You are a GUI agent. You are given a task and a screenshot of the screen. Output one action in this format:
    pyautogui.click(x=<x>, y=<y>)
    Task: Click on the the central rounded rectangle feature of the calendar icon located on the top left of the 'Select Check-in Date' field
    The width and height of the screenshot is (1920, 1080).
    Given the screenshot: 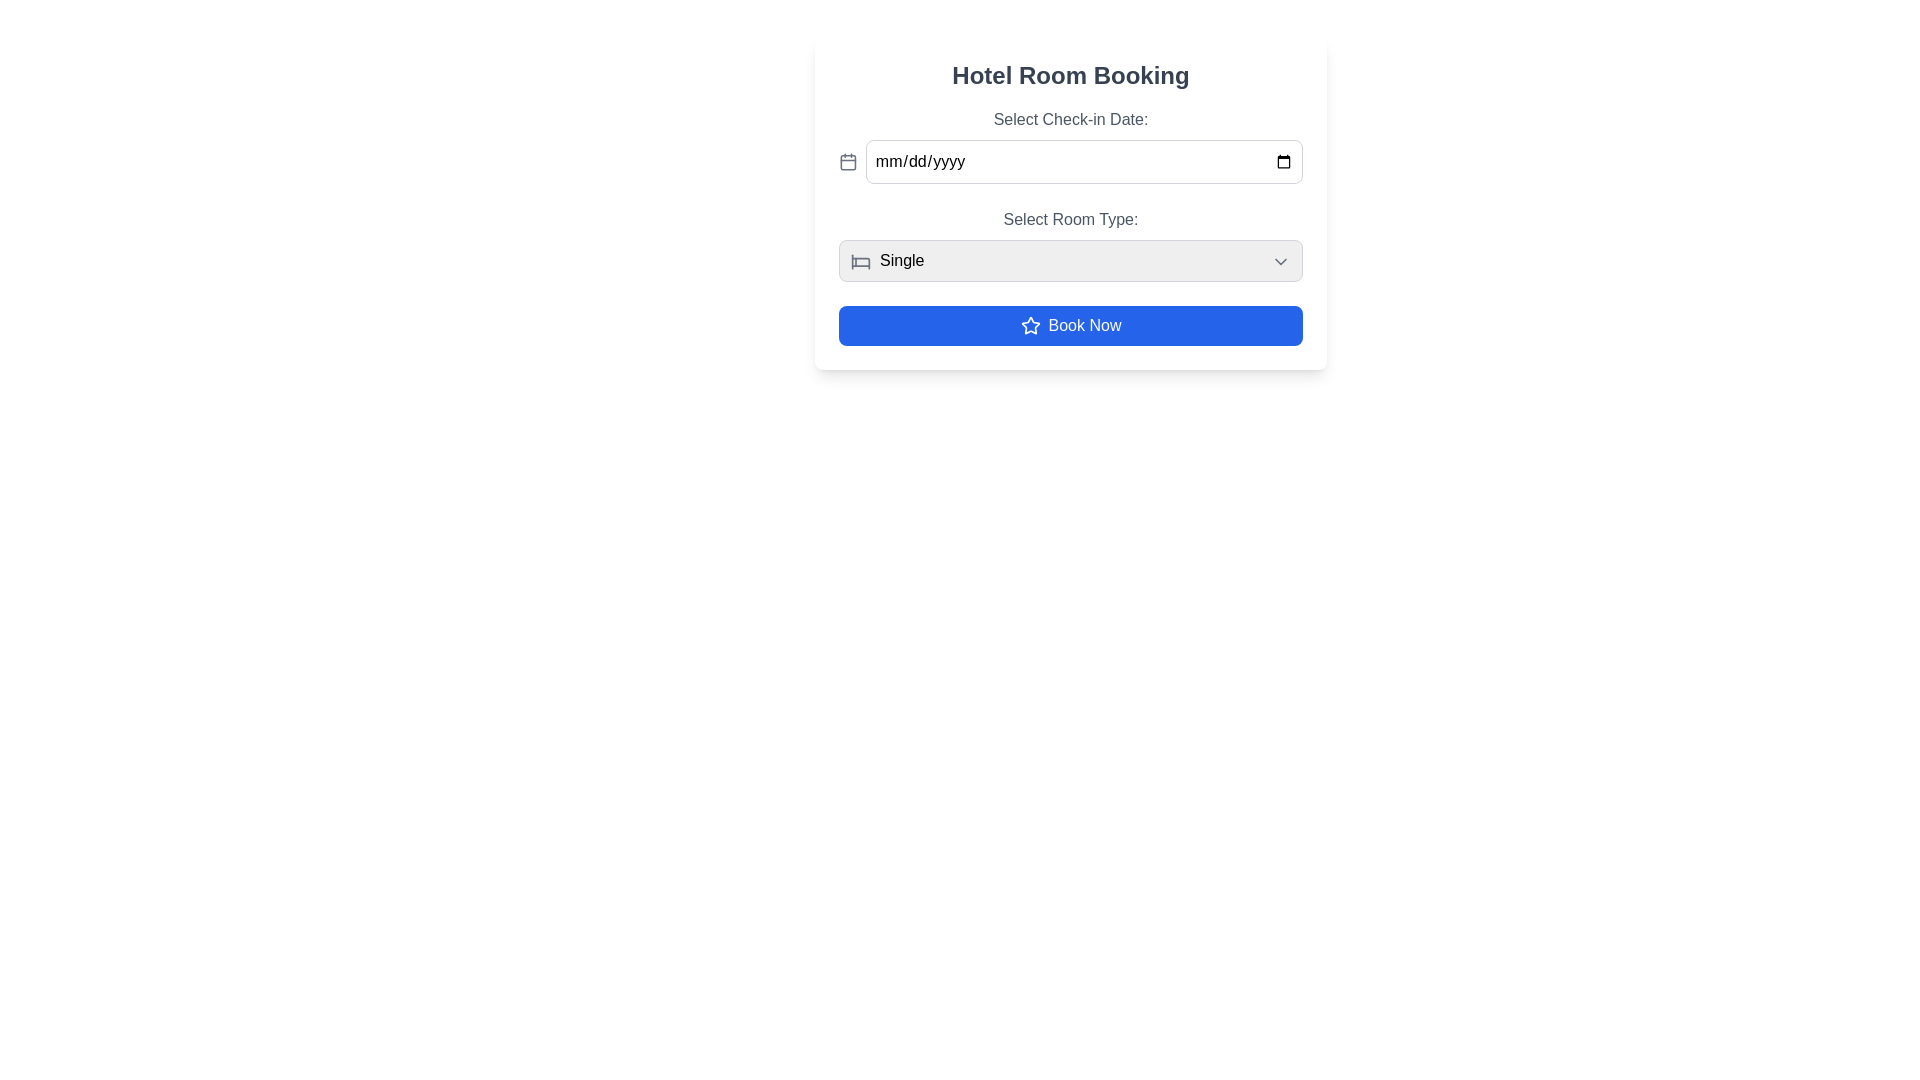 What is the action you would take?
    pyautogui.click(x=848, y=161)
    